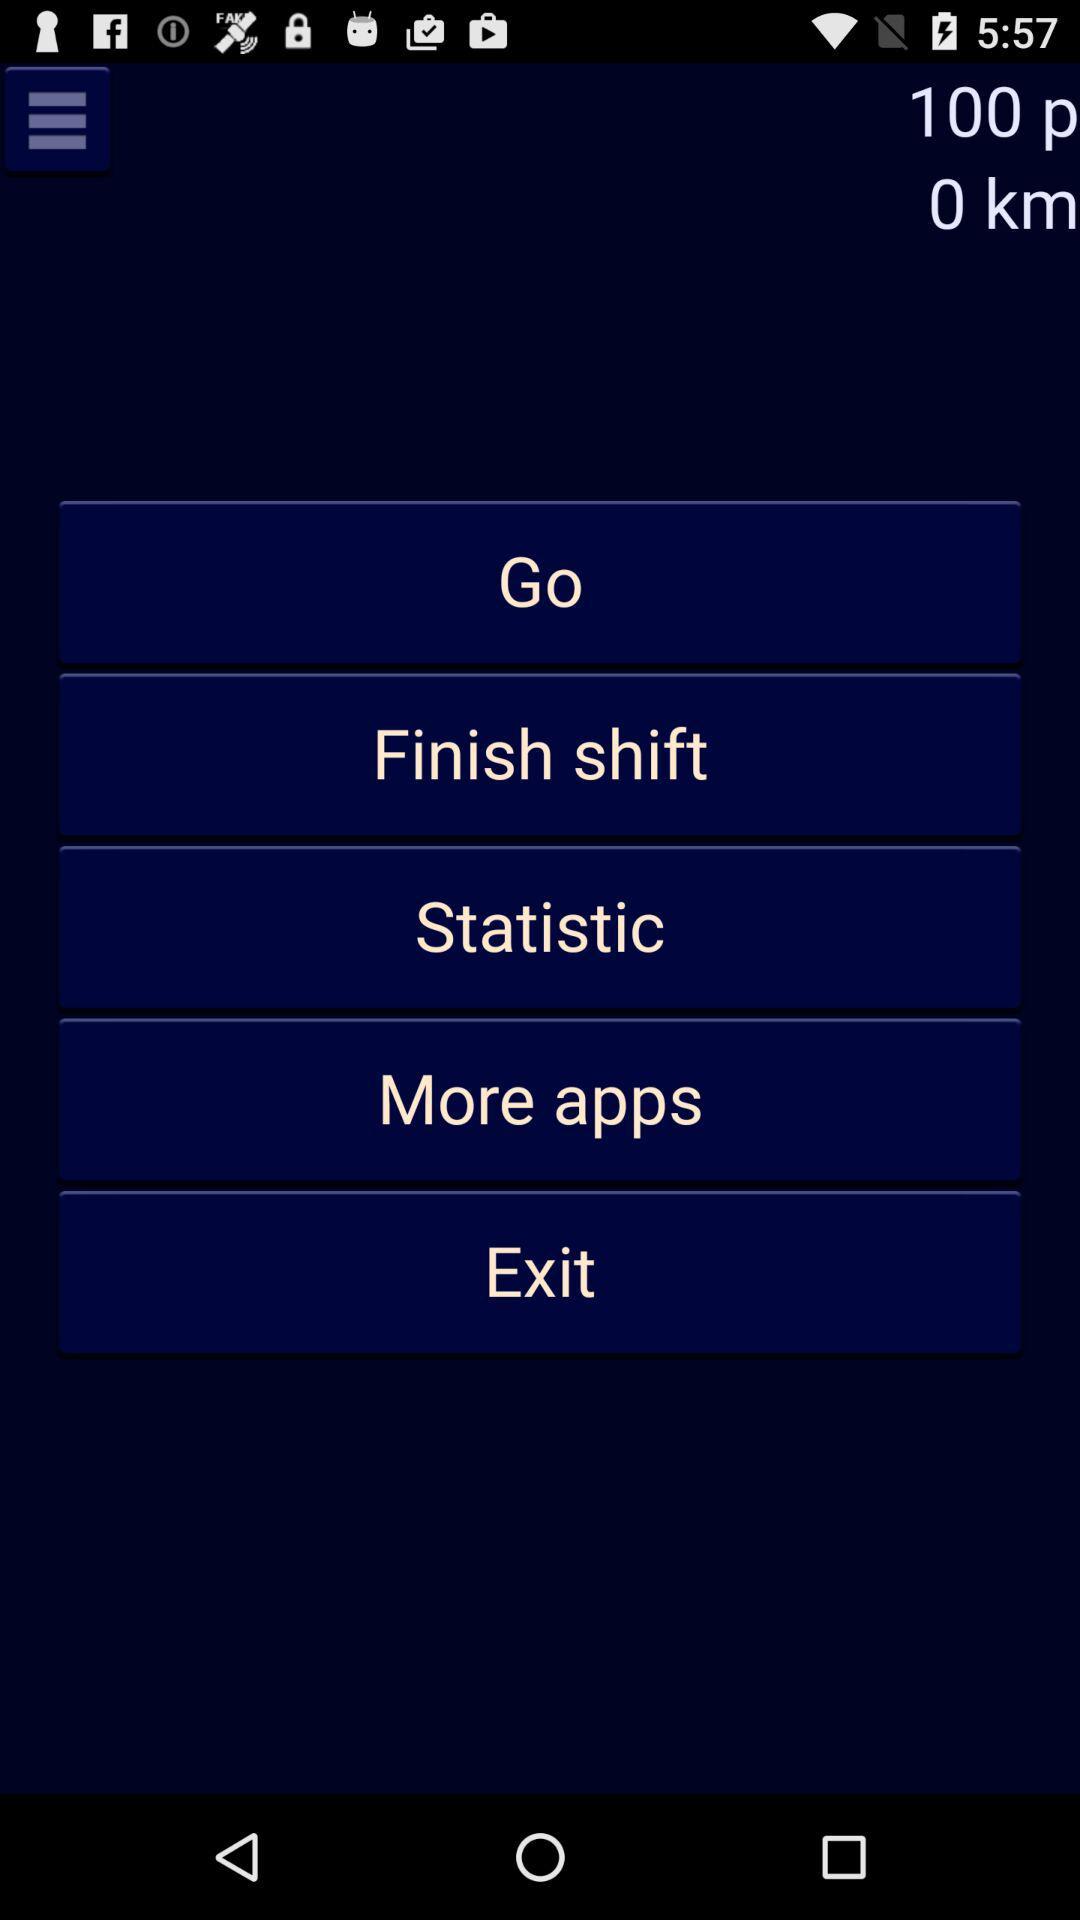 This screenshot has width=1080, height=1920. I want to click on go app, so click(540, 582).